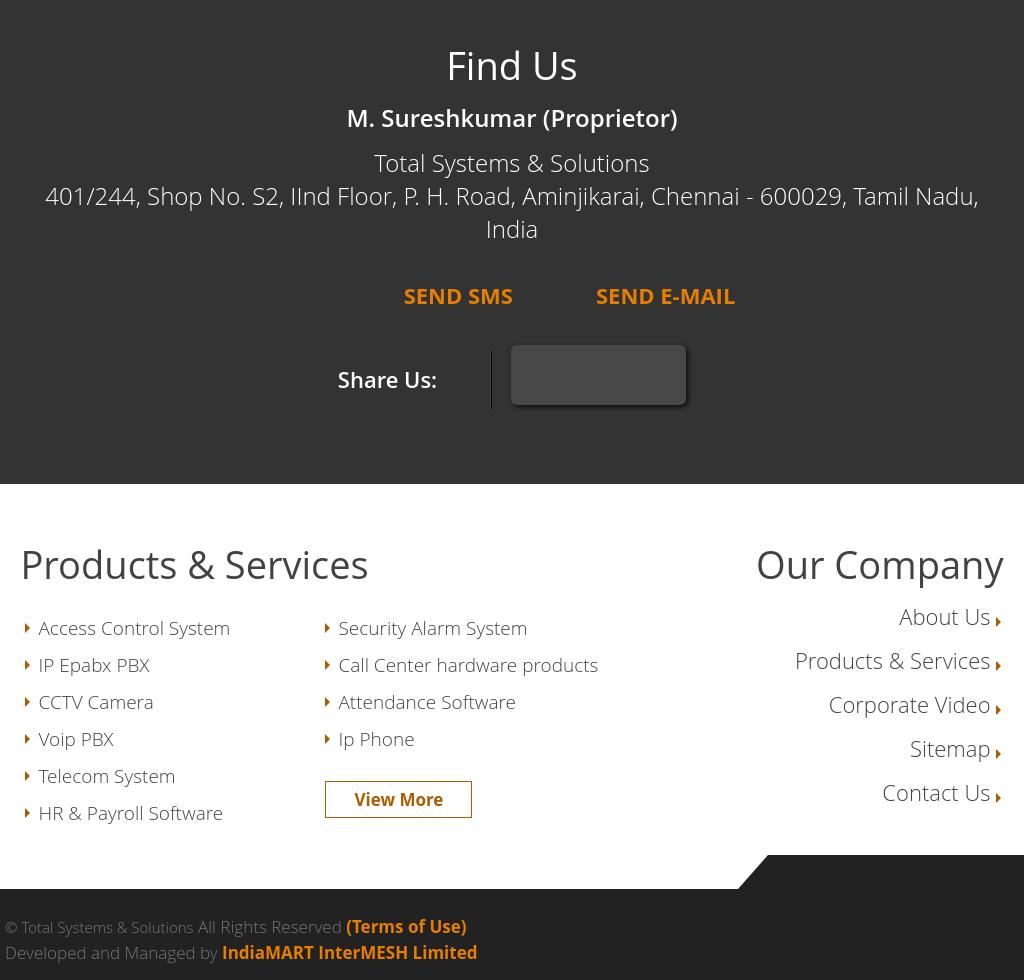  What do you see at coordinates (510, 211) in the screenshot?
I see `'401/244, Shop No. S2, IInd Floor, P. H. Road, Aminjikarai, Chennai - 600029, Tamil Nadu, India'` at bounding box center [510, 211].